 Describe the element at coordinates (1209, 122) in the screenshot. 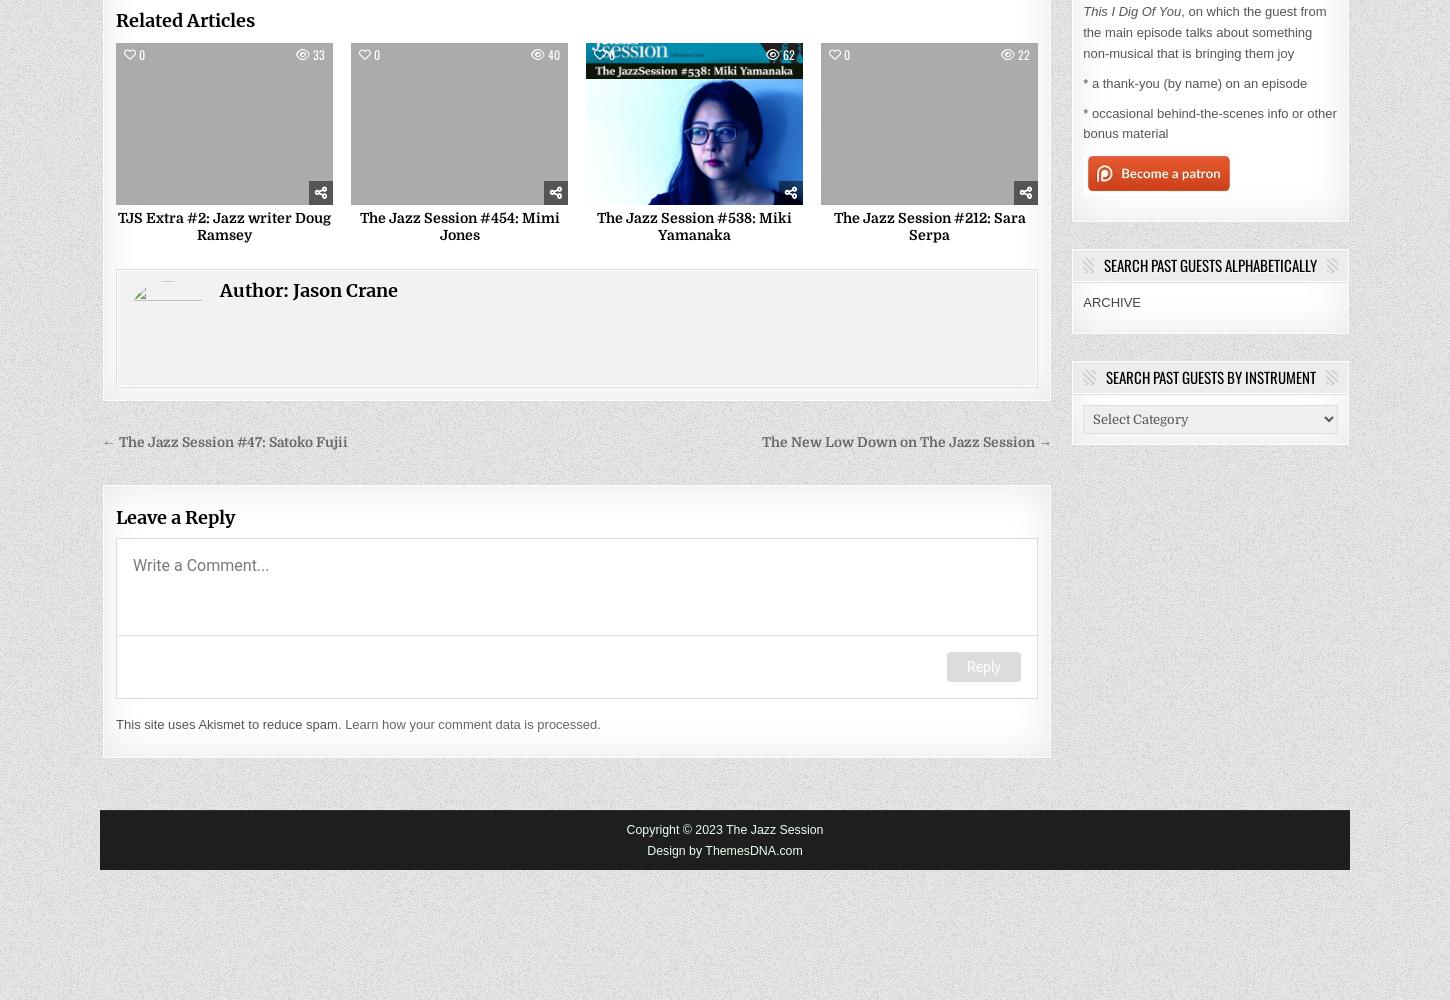

I see `'* occasional behind-the-scenes info or other bonus material'` at that location.